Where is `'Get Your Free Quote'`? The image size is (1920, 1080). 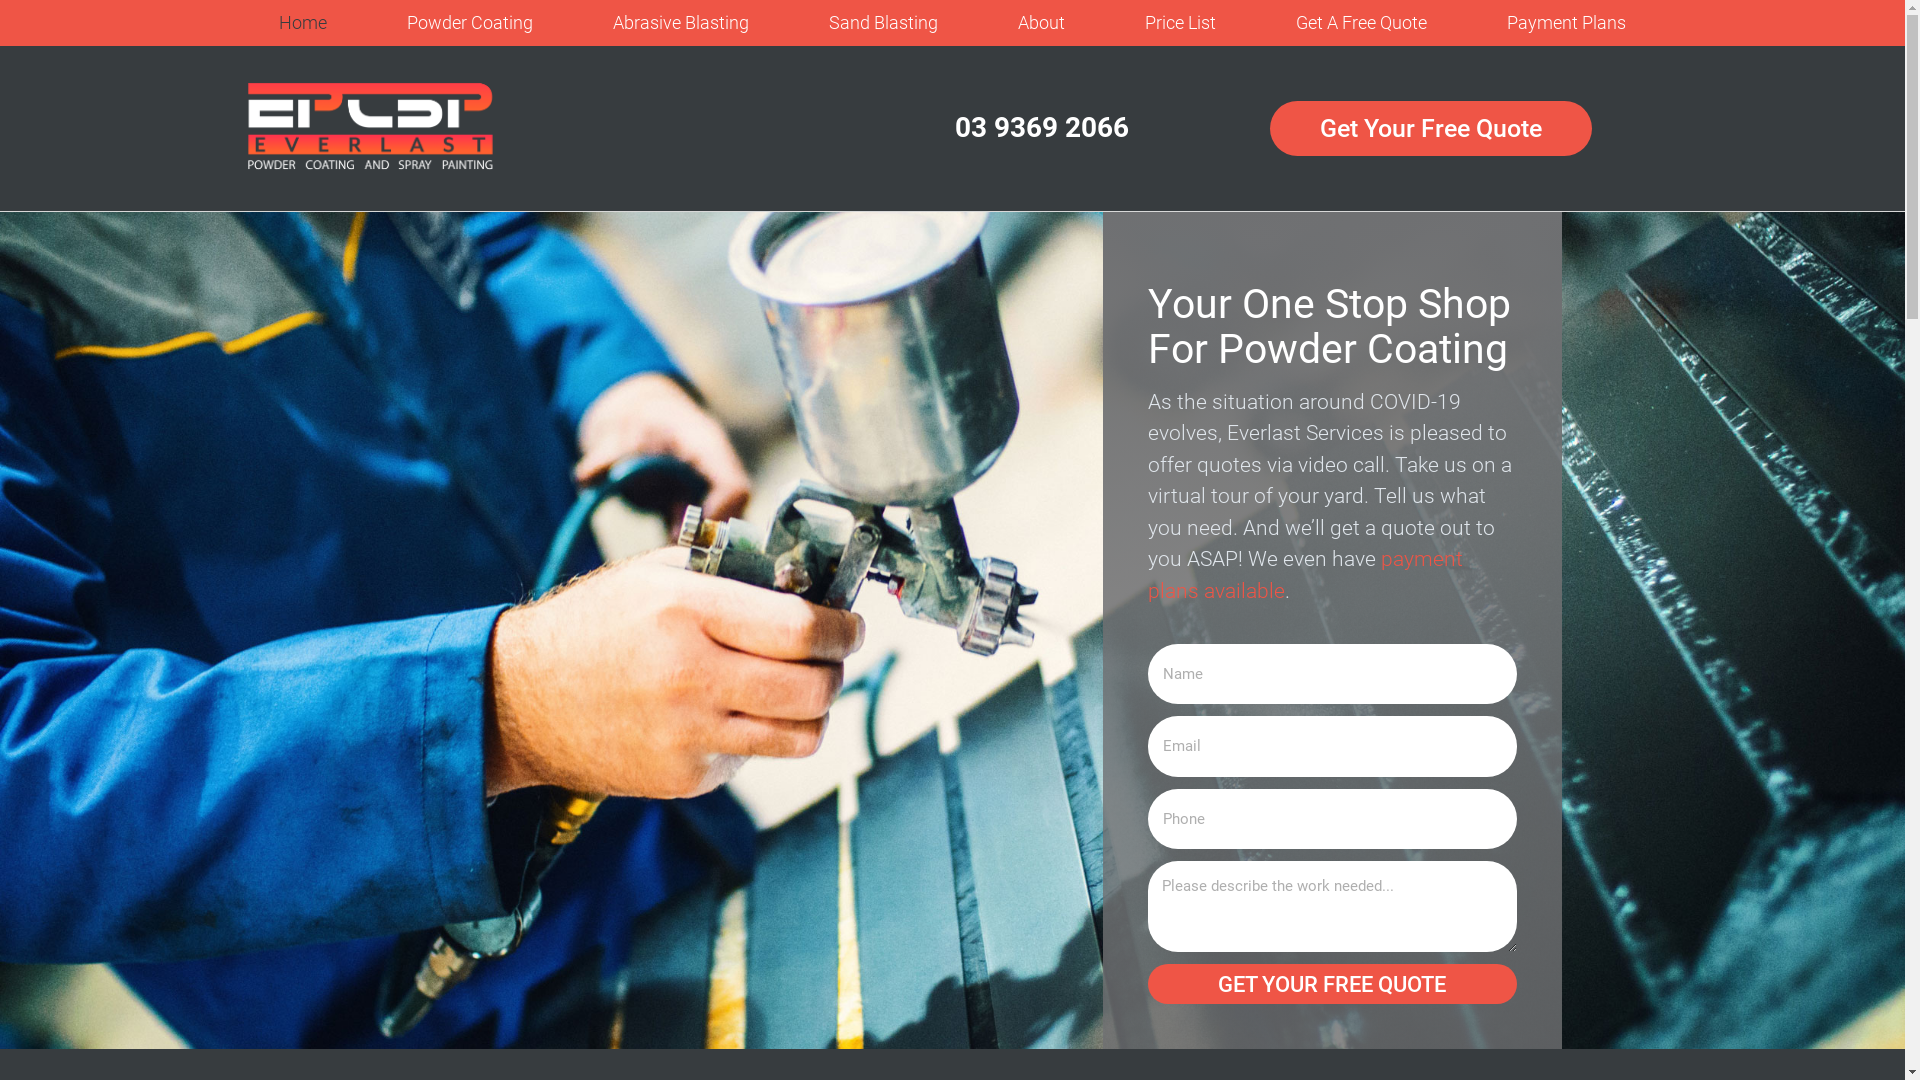
'Get Your Free Quote' is located at coordinates (1429, 128).